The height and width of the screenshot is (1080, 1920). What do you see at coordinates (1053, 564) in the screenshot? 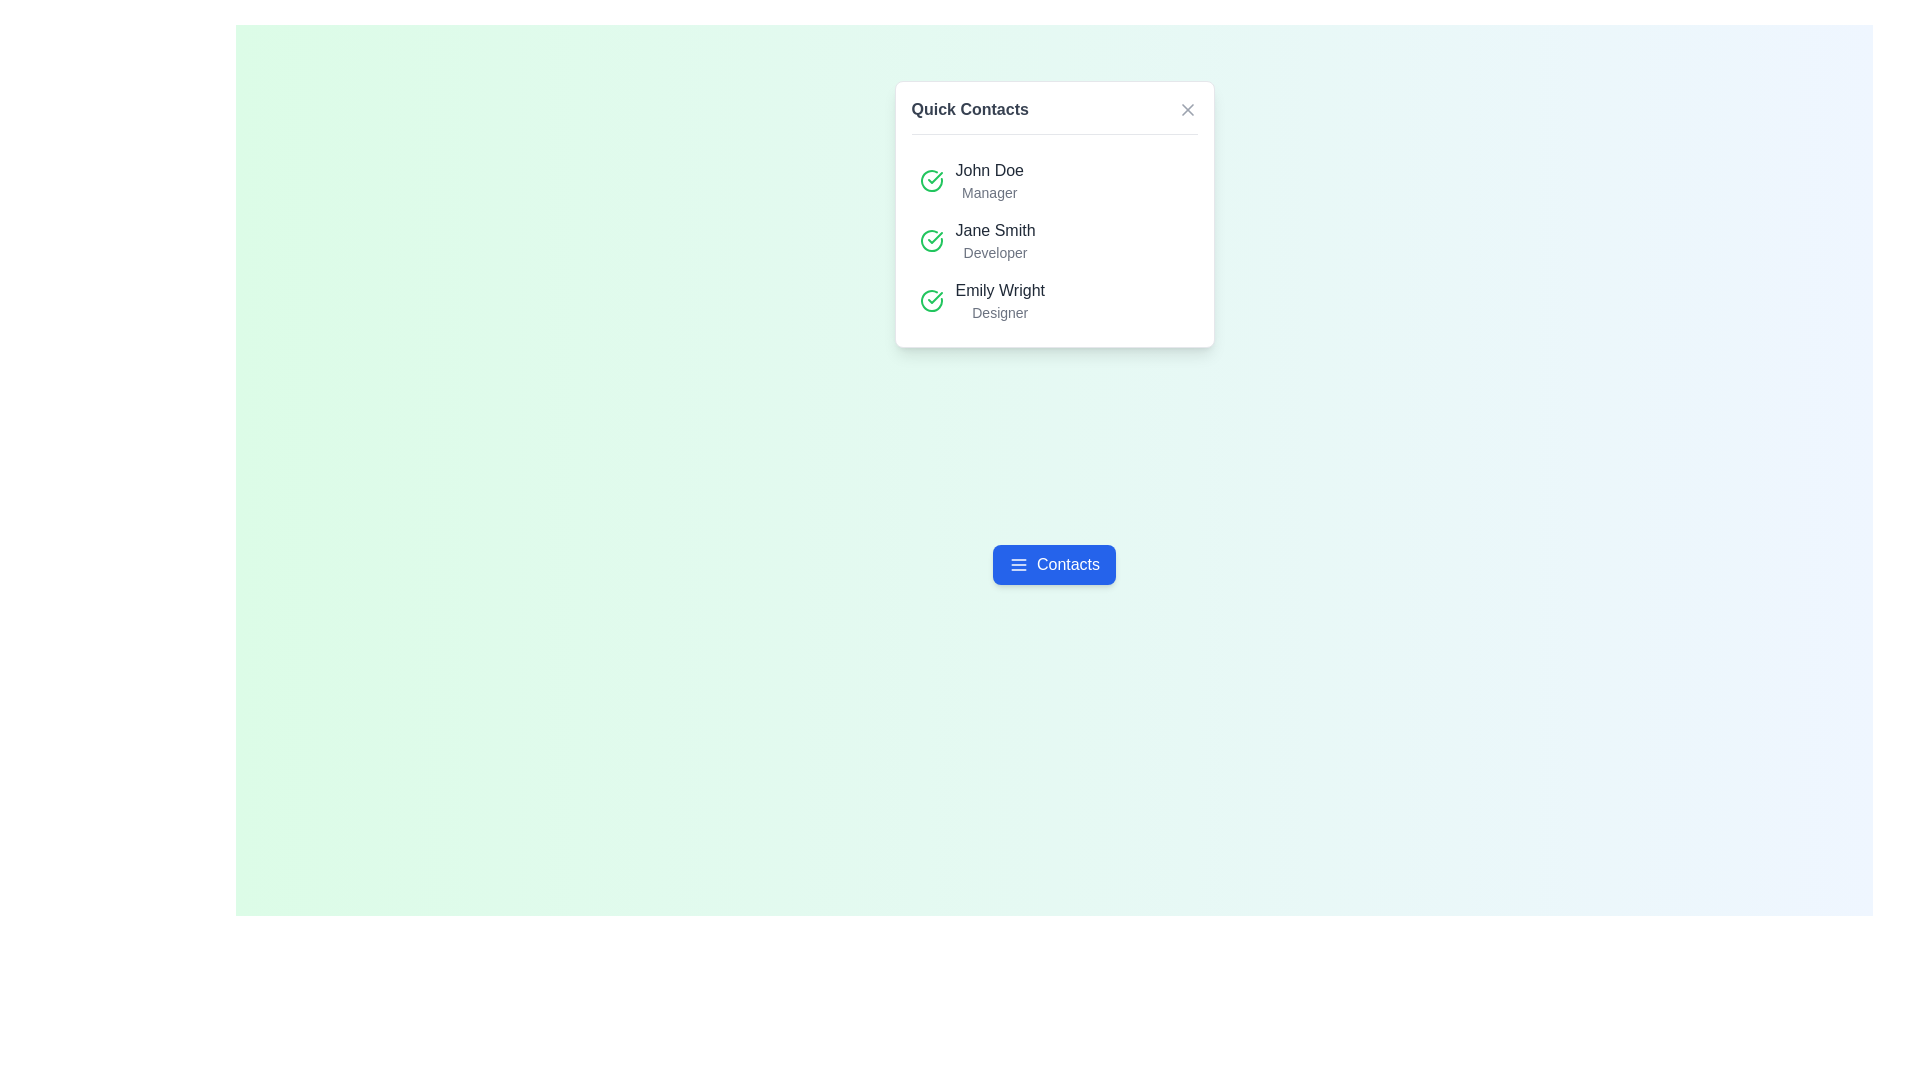
I see `the blue 'Contacts' button with white text and a three-bar menu icon` at bounding box center [1053, 564].